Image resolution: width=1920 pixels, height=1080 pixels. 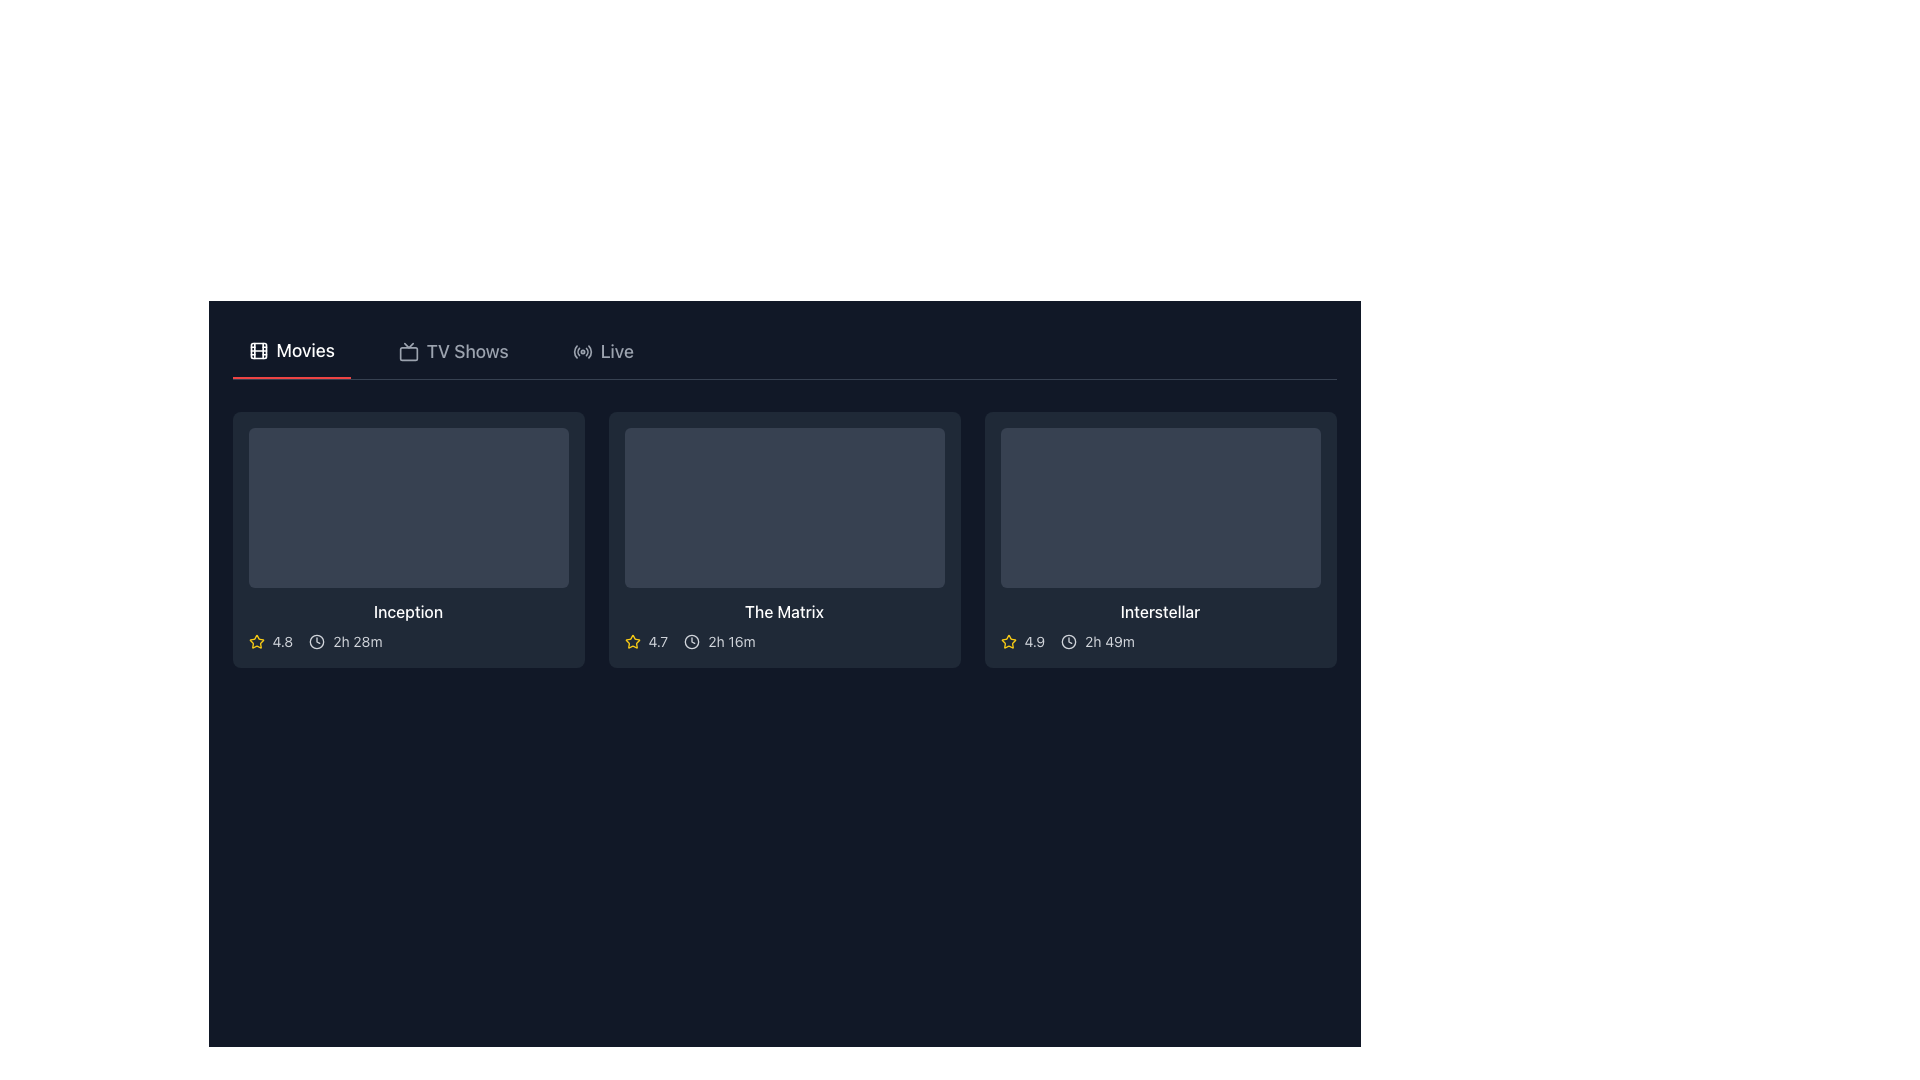 What do you see at coordinates (1068, 641) in the screenshot?
I see `the clock icon representing the duration of the movie 'Interstellar', located between the rating and the duration text` at bounding box center [1068, 641].